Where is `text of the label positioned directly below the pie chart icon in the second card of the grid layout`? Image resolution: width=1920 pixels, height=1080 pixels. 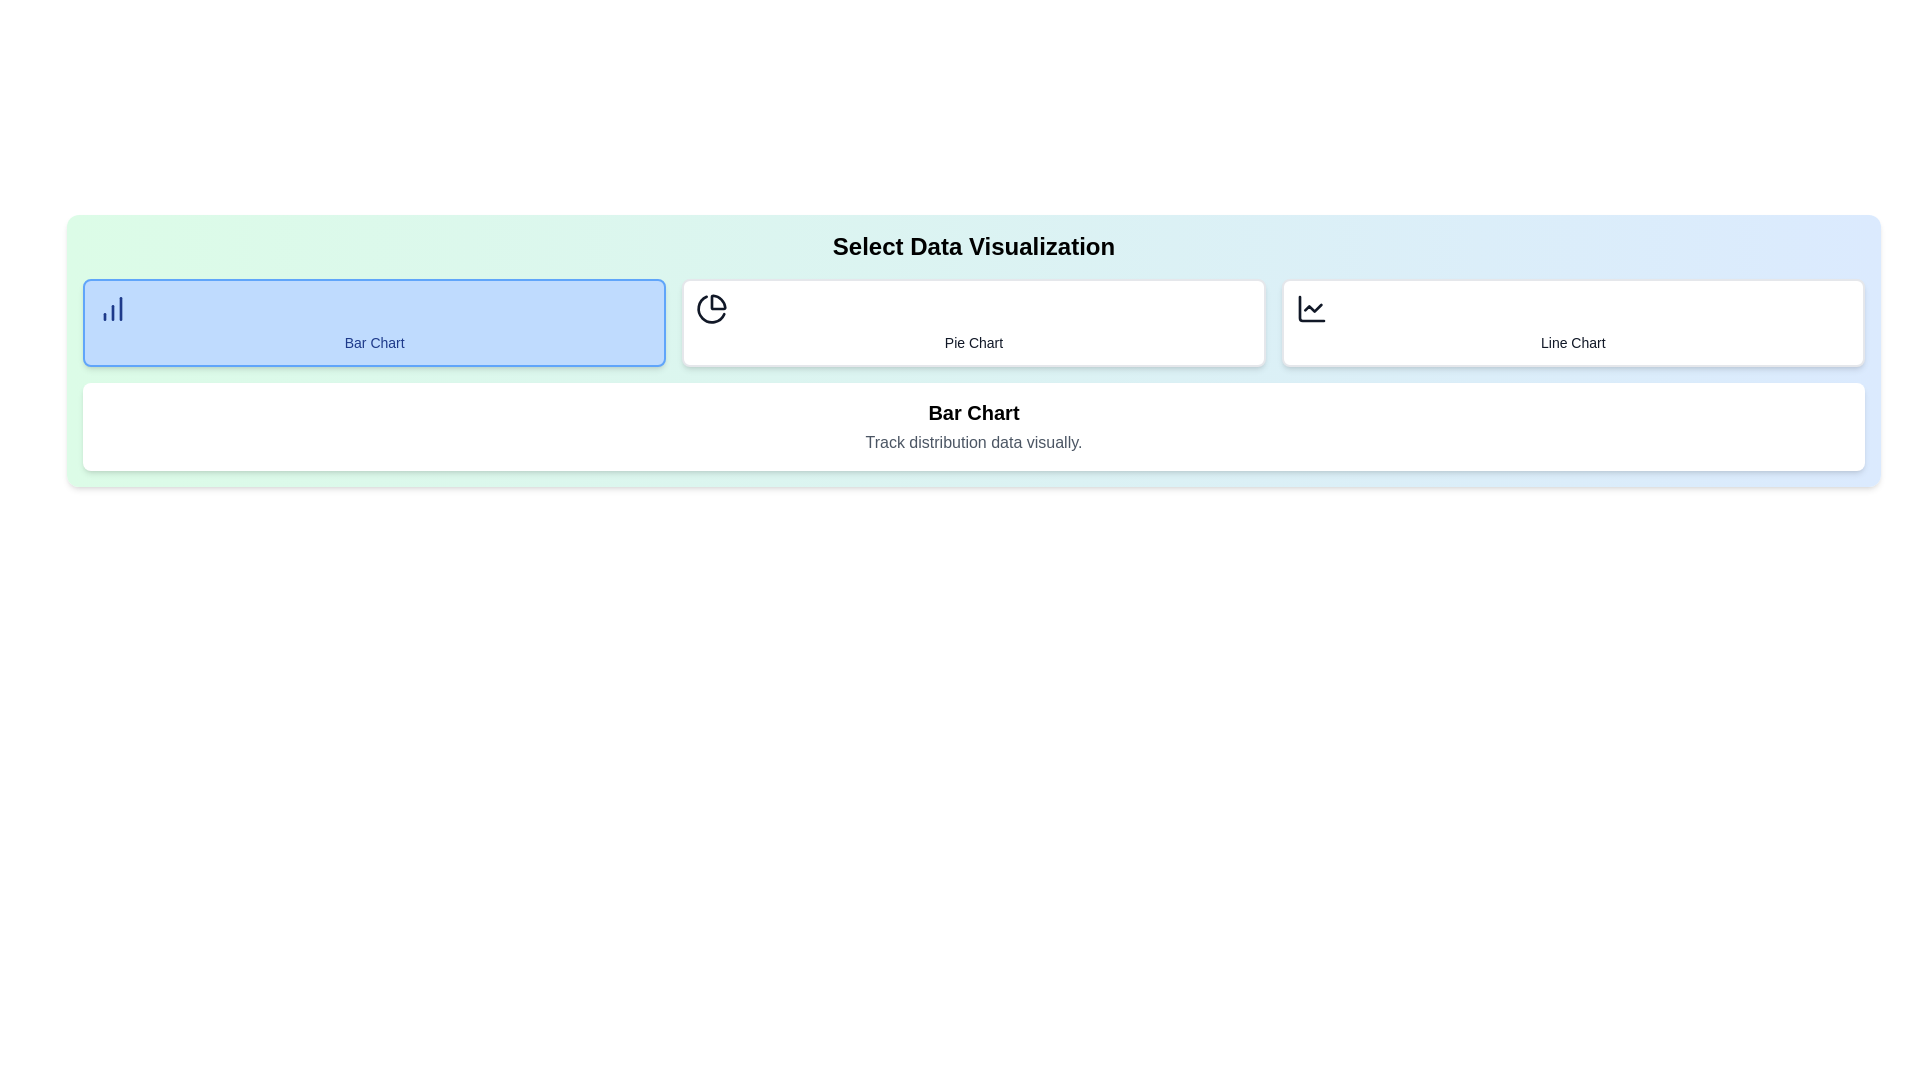 text of the label positioned directly below the pie chart icon in the second card of the grid layout is located at coordinates (974, 342).